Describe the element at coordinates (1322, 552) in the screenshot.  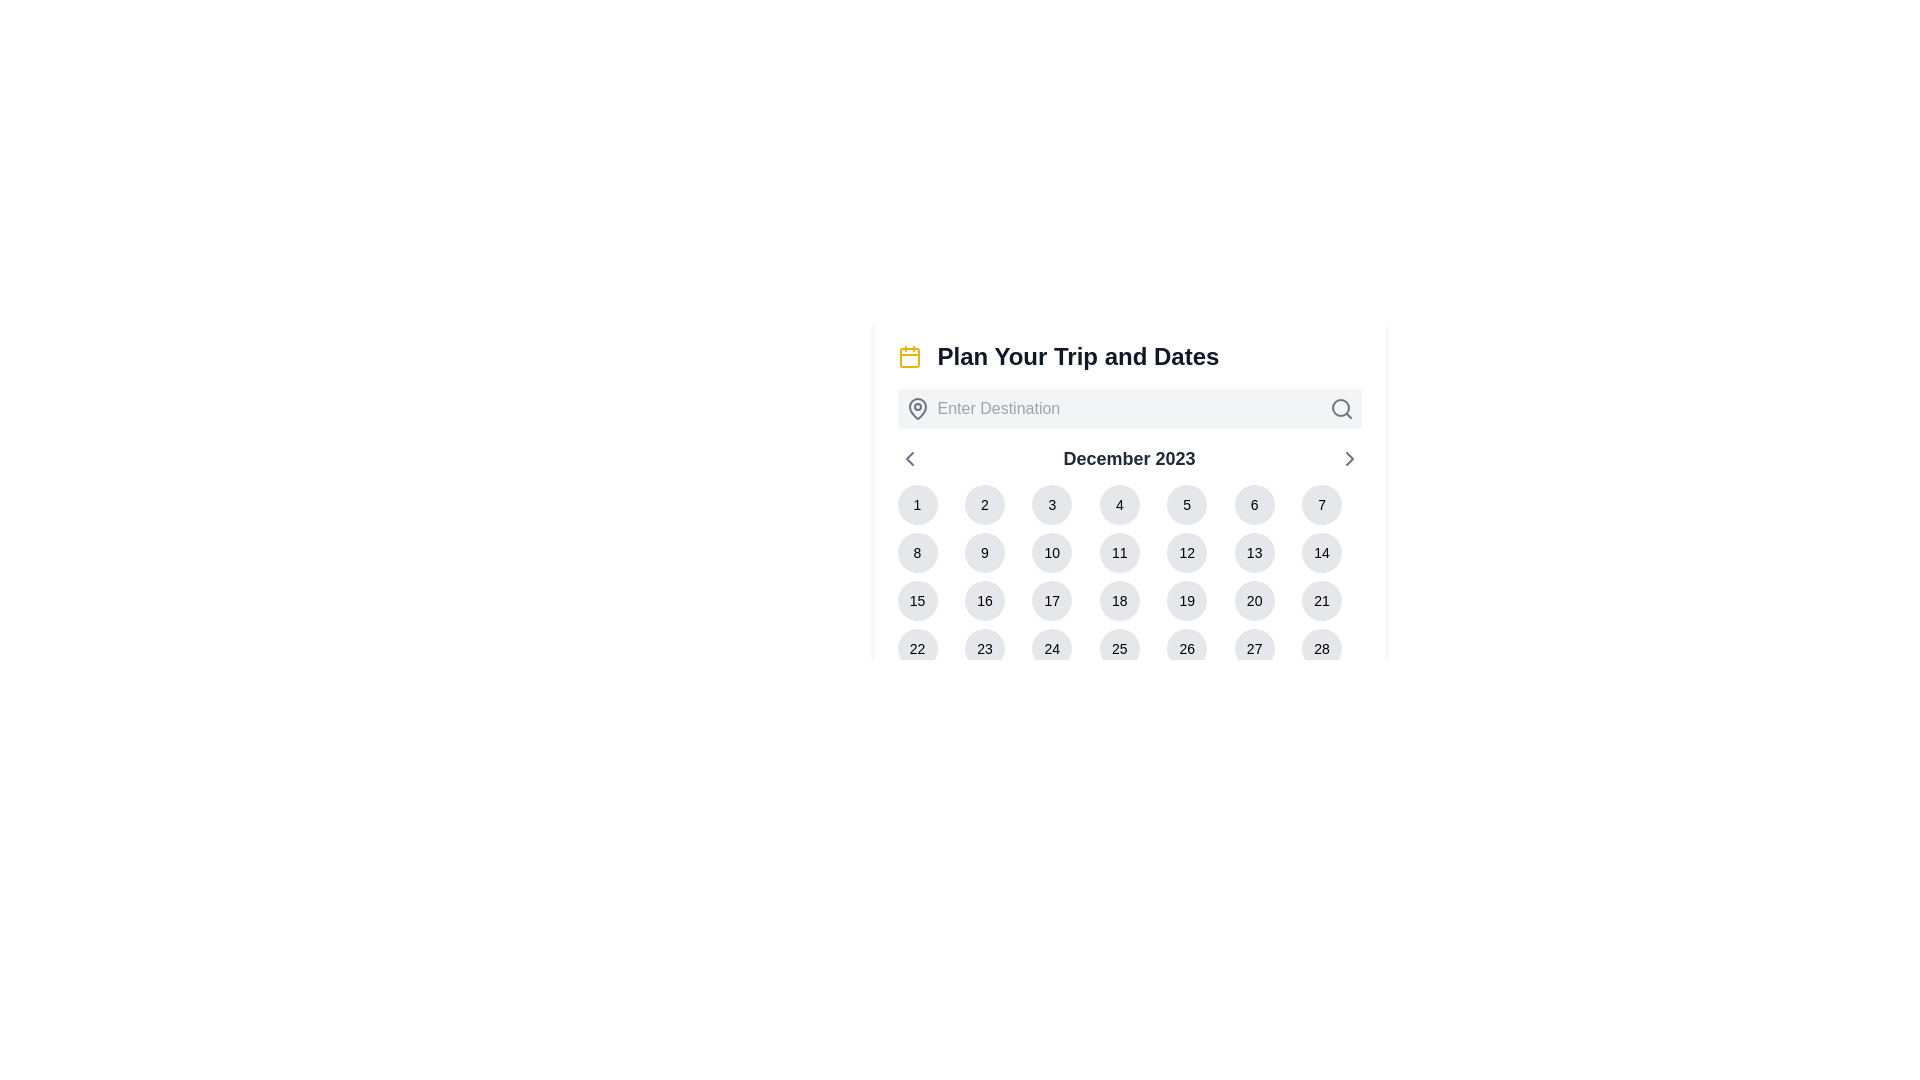
I see `the circular button with a gray background displaying the number '14' in black text, located in the second row and seventh column of the calendar grid for December 2023` at that location.